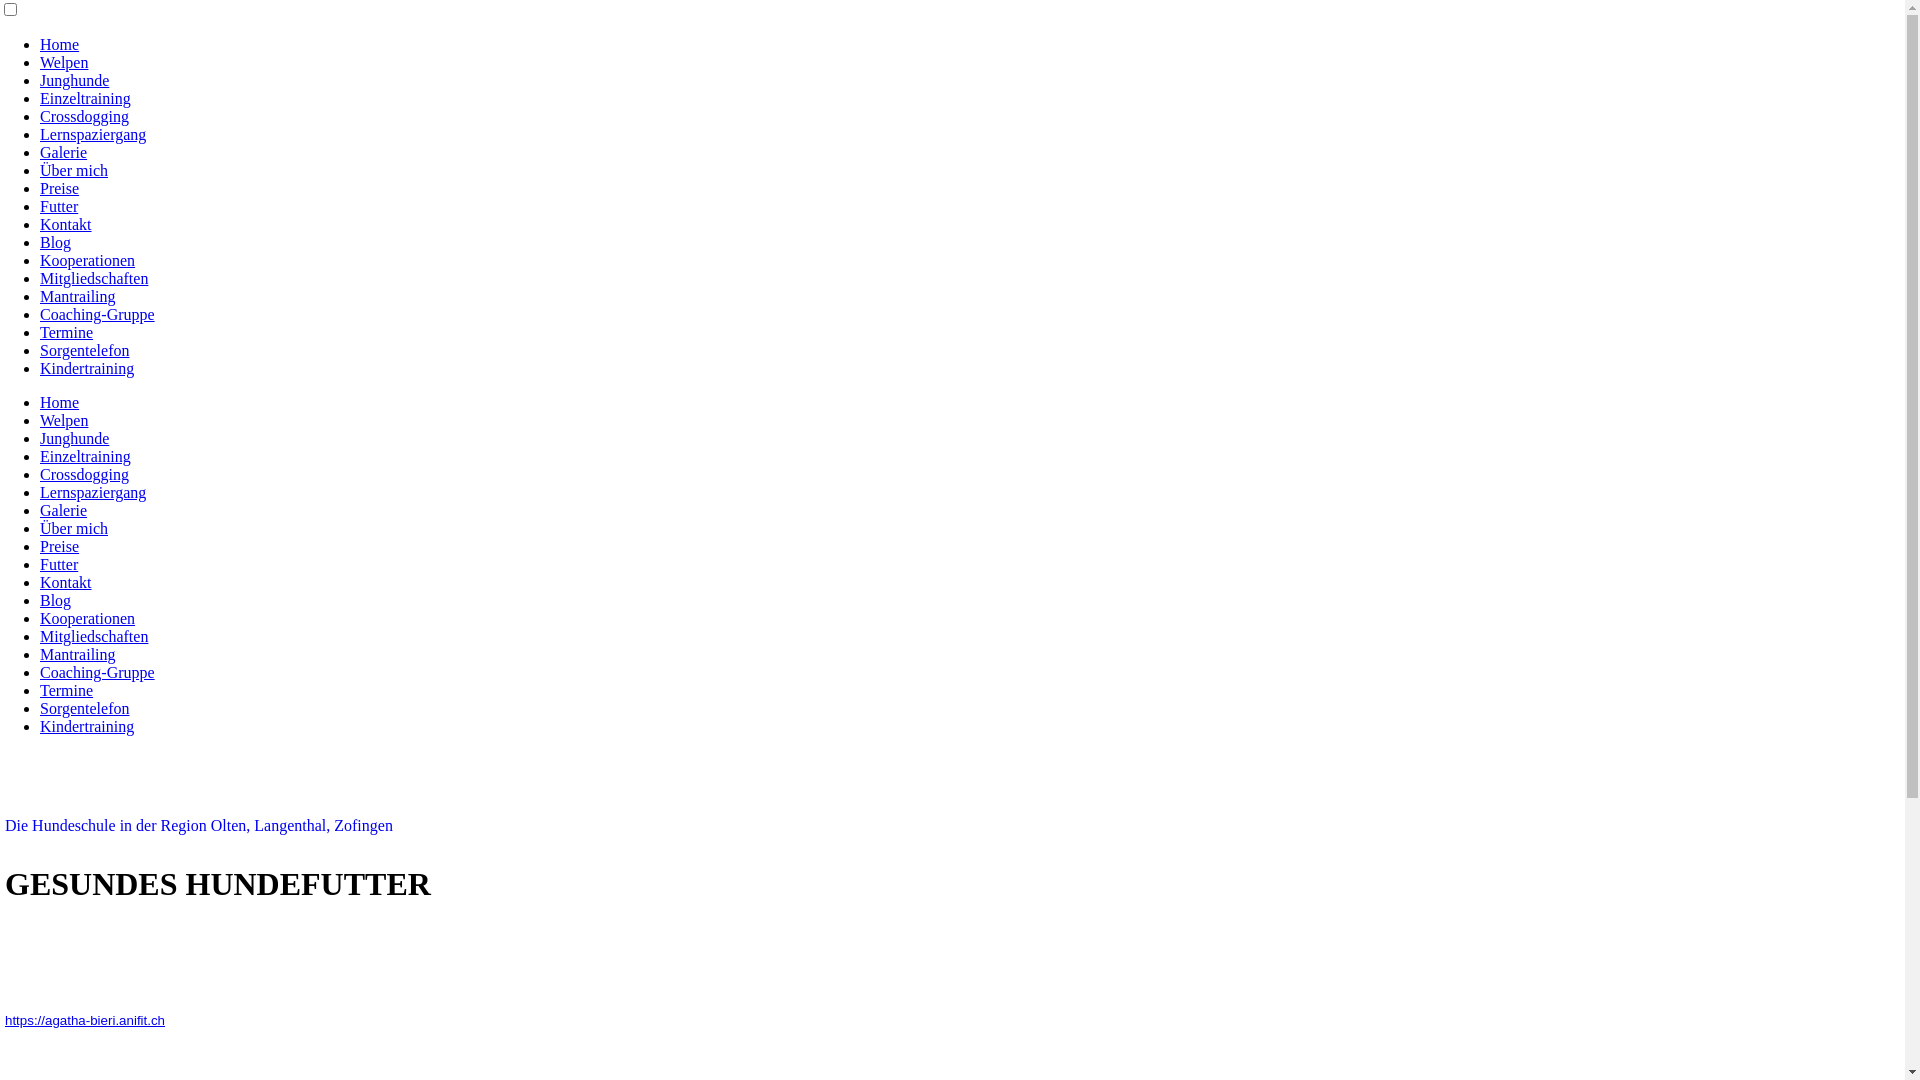 This screenshot has width=1920, height=1080. Describe the element at coordinates (59, 44) in the screenshot. I see `'Home'` at that location.